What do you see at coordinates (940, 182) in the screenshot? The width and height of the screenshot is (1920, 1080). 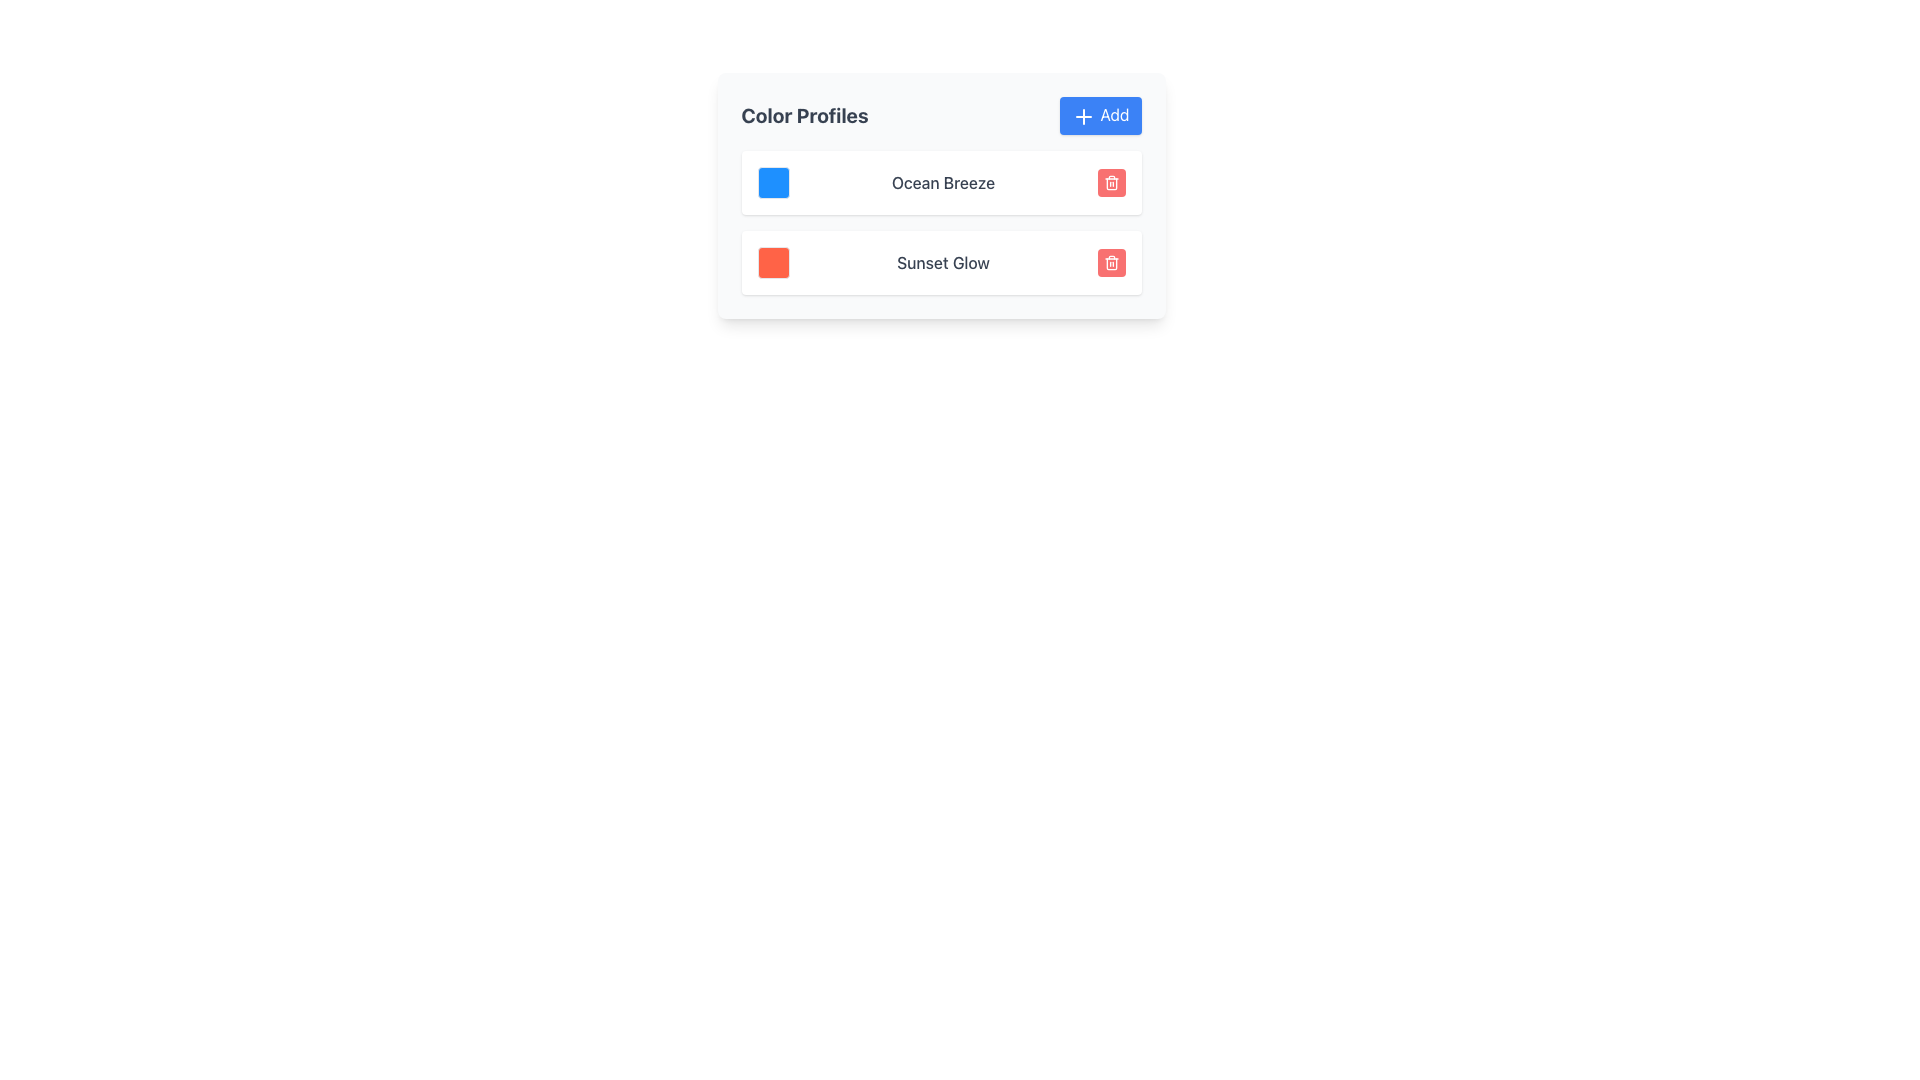 I see `the text label 'Ocean Breeze' in the first entry of the 'Color Profiles' list by moving the cursor to its center and clicking` at bounding box center [940, 182].